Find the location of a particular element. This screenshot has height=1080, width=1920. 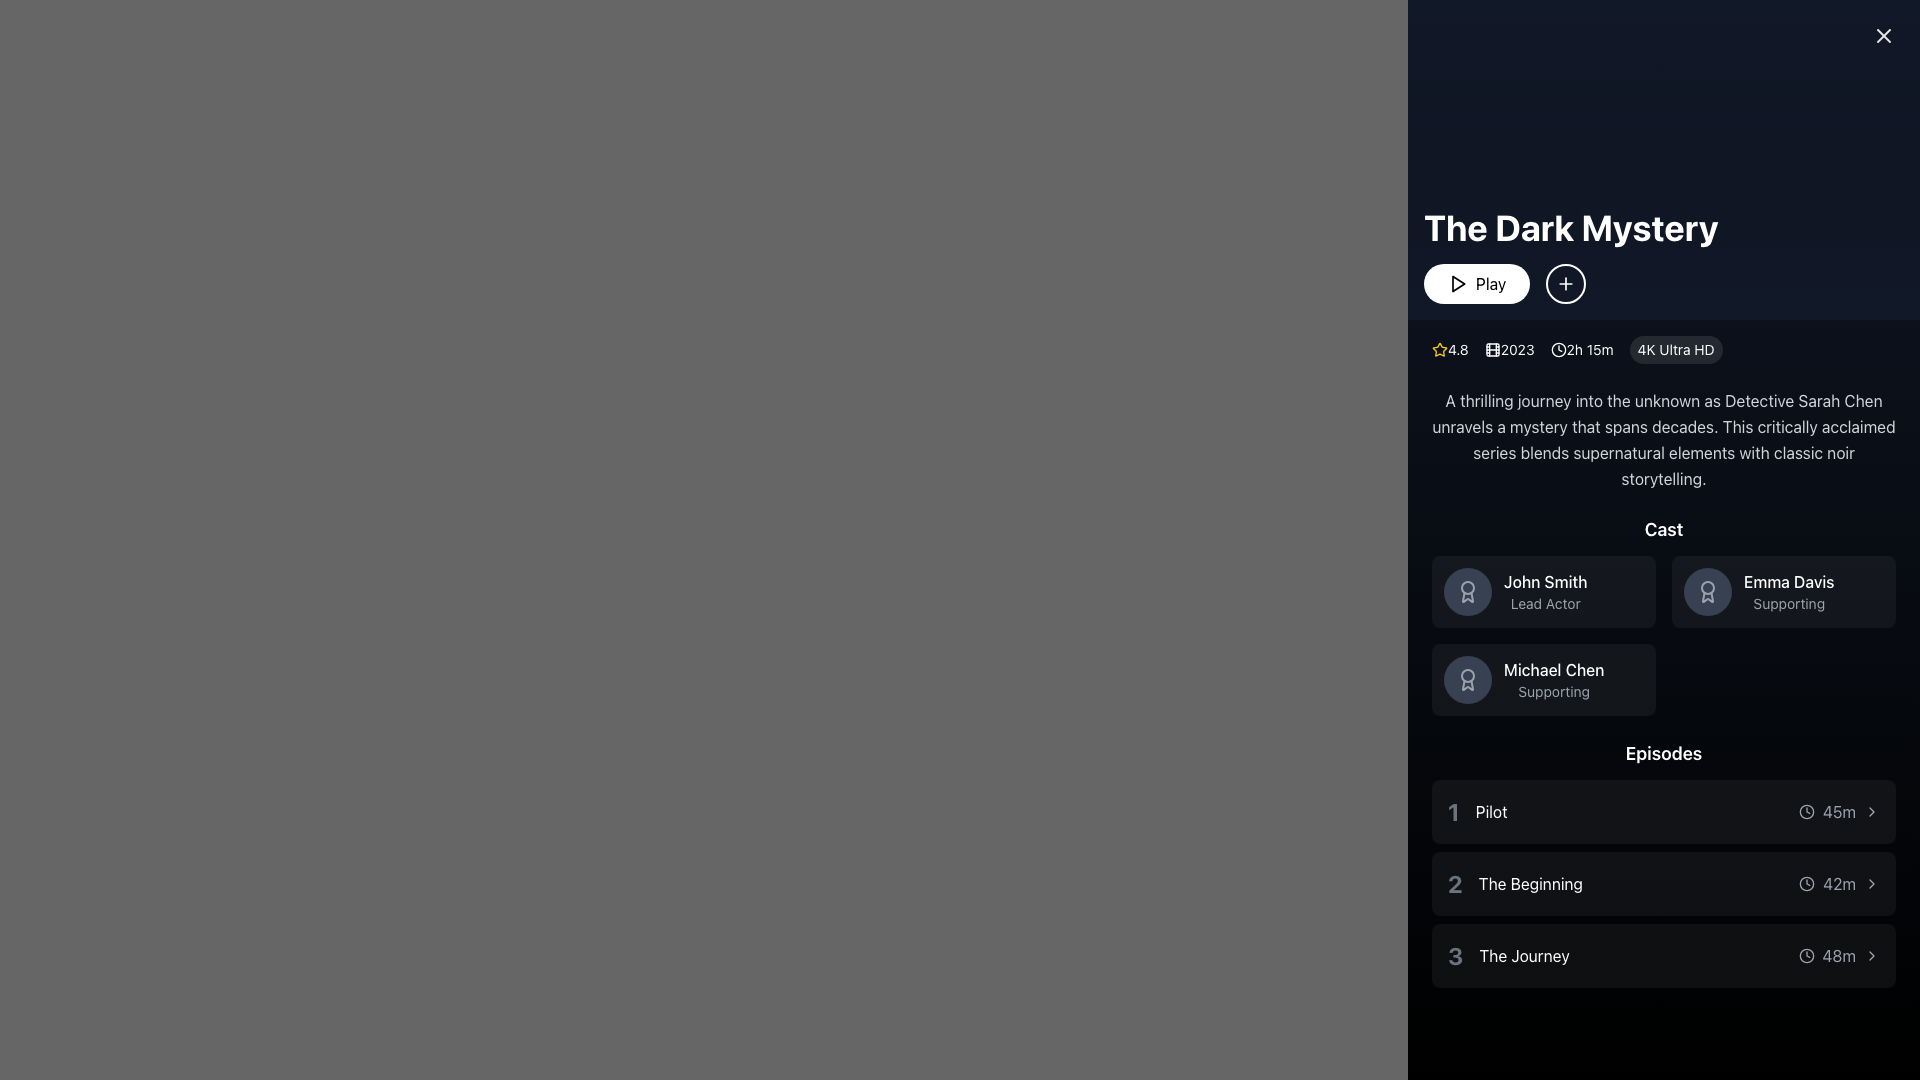

the text element displaying 'Emma Davis' in the top-right card of the 'Cast' section, which is visually distinct and positioned above the supporting role description is located at coordinates (1789, 582).